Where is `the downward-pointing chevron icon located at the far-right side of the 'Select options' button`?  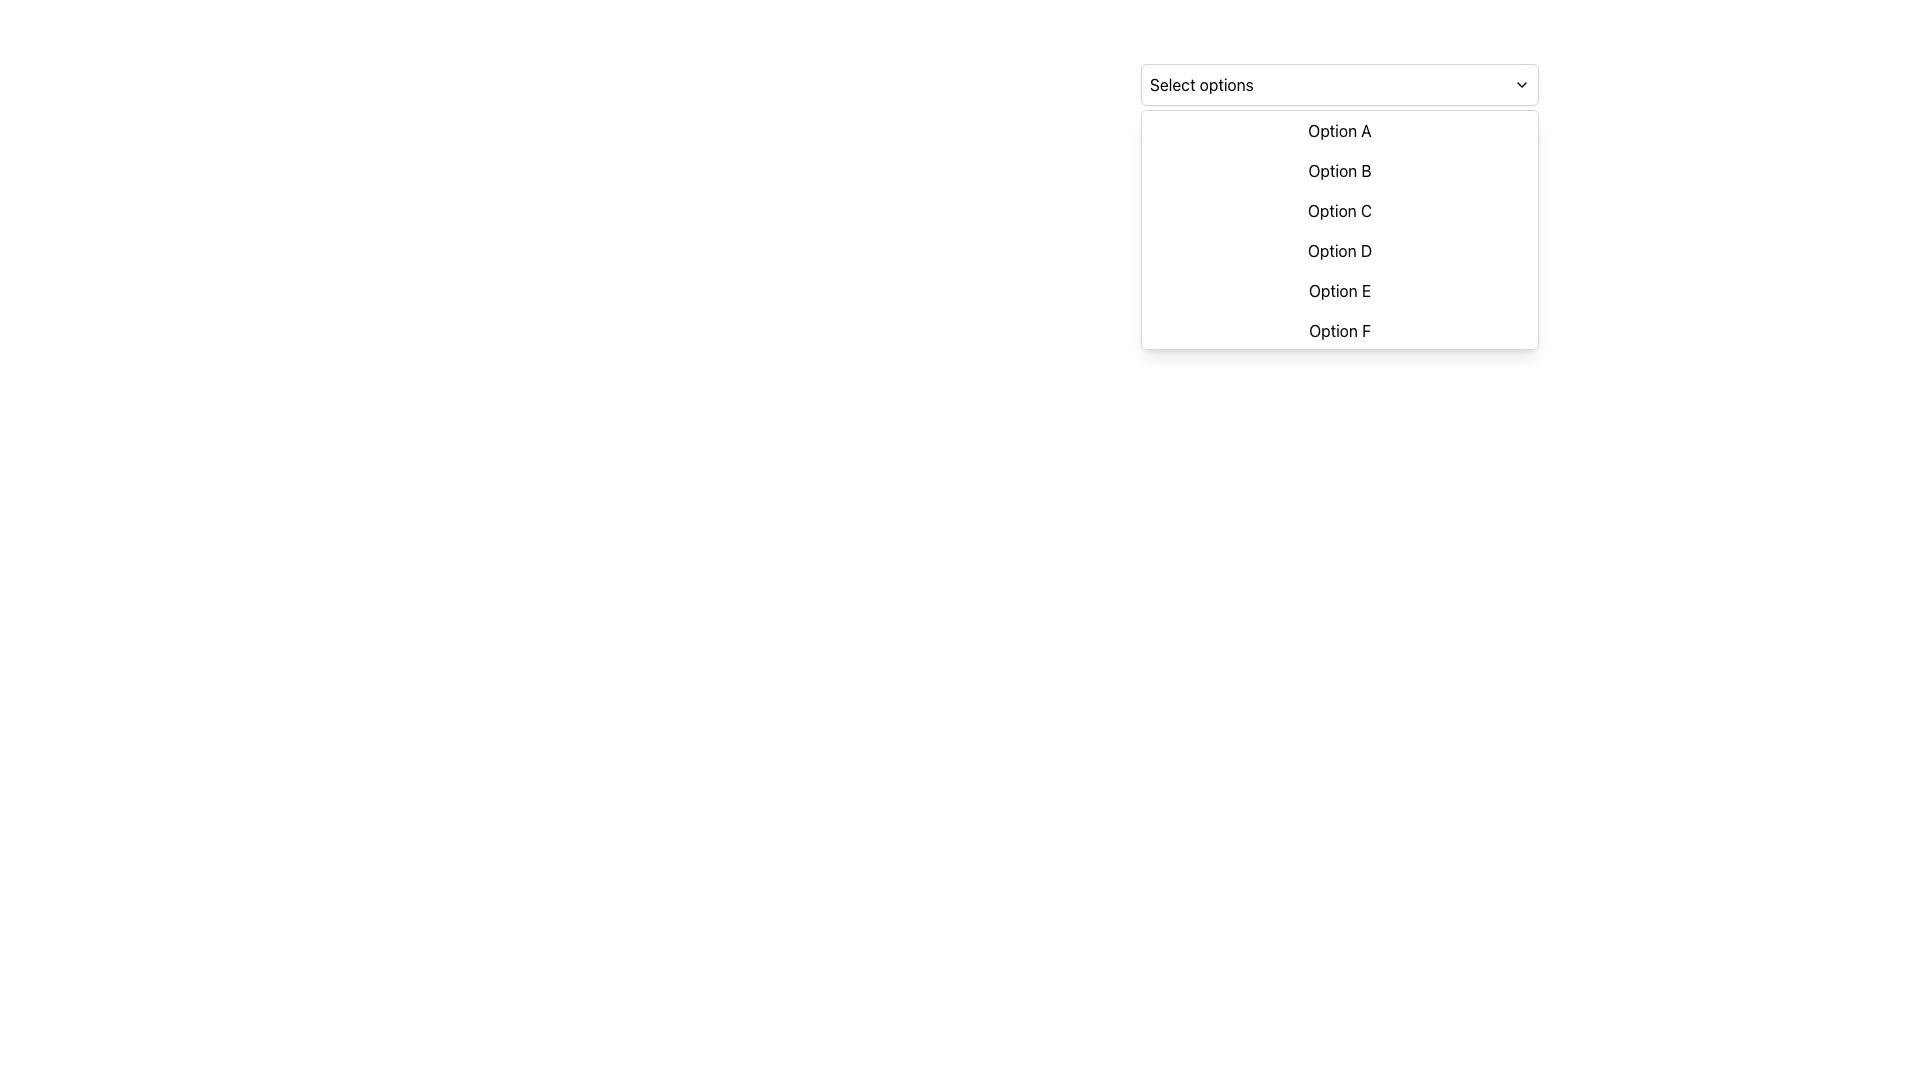 the downward-pointing chevron icon located at the far-right side of the 'Select options' button is located at coordinates (1520, 83).